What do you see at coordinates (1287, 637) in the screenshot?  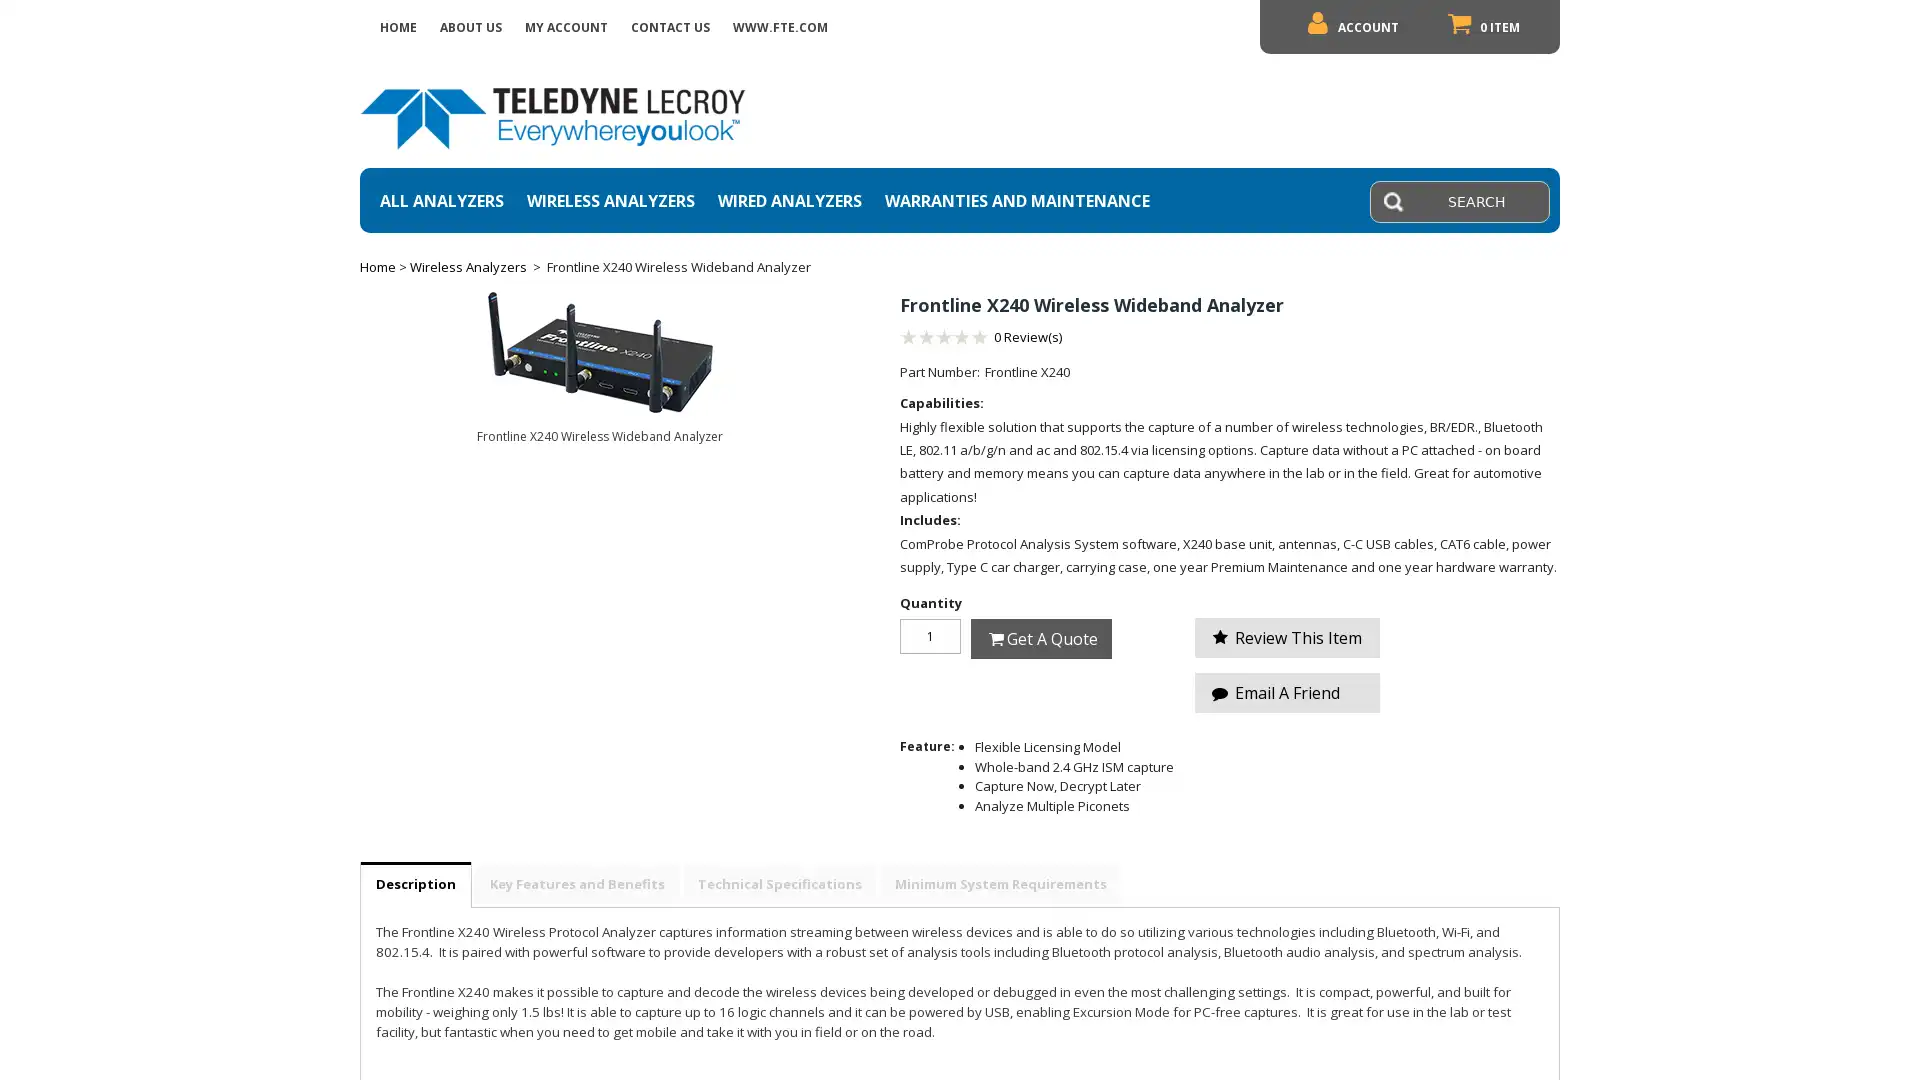 I see `Review This Item` at bounding box center [1287, 637].